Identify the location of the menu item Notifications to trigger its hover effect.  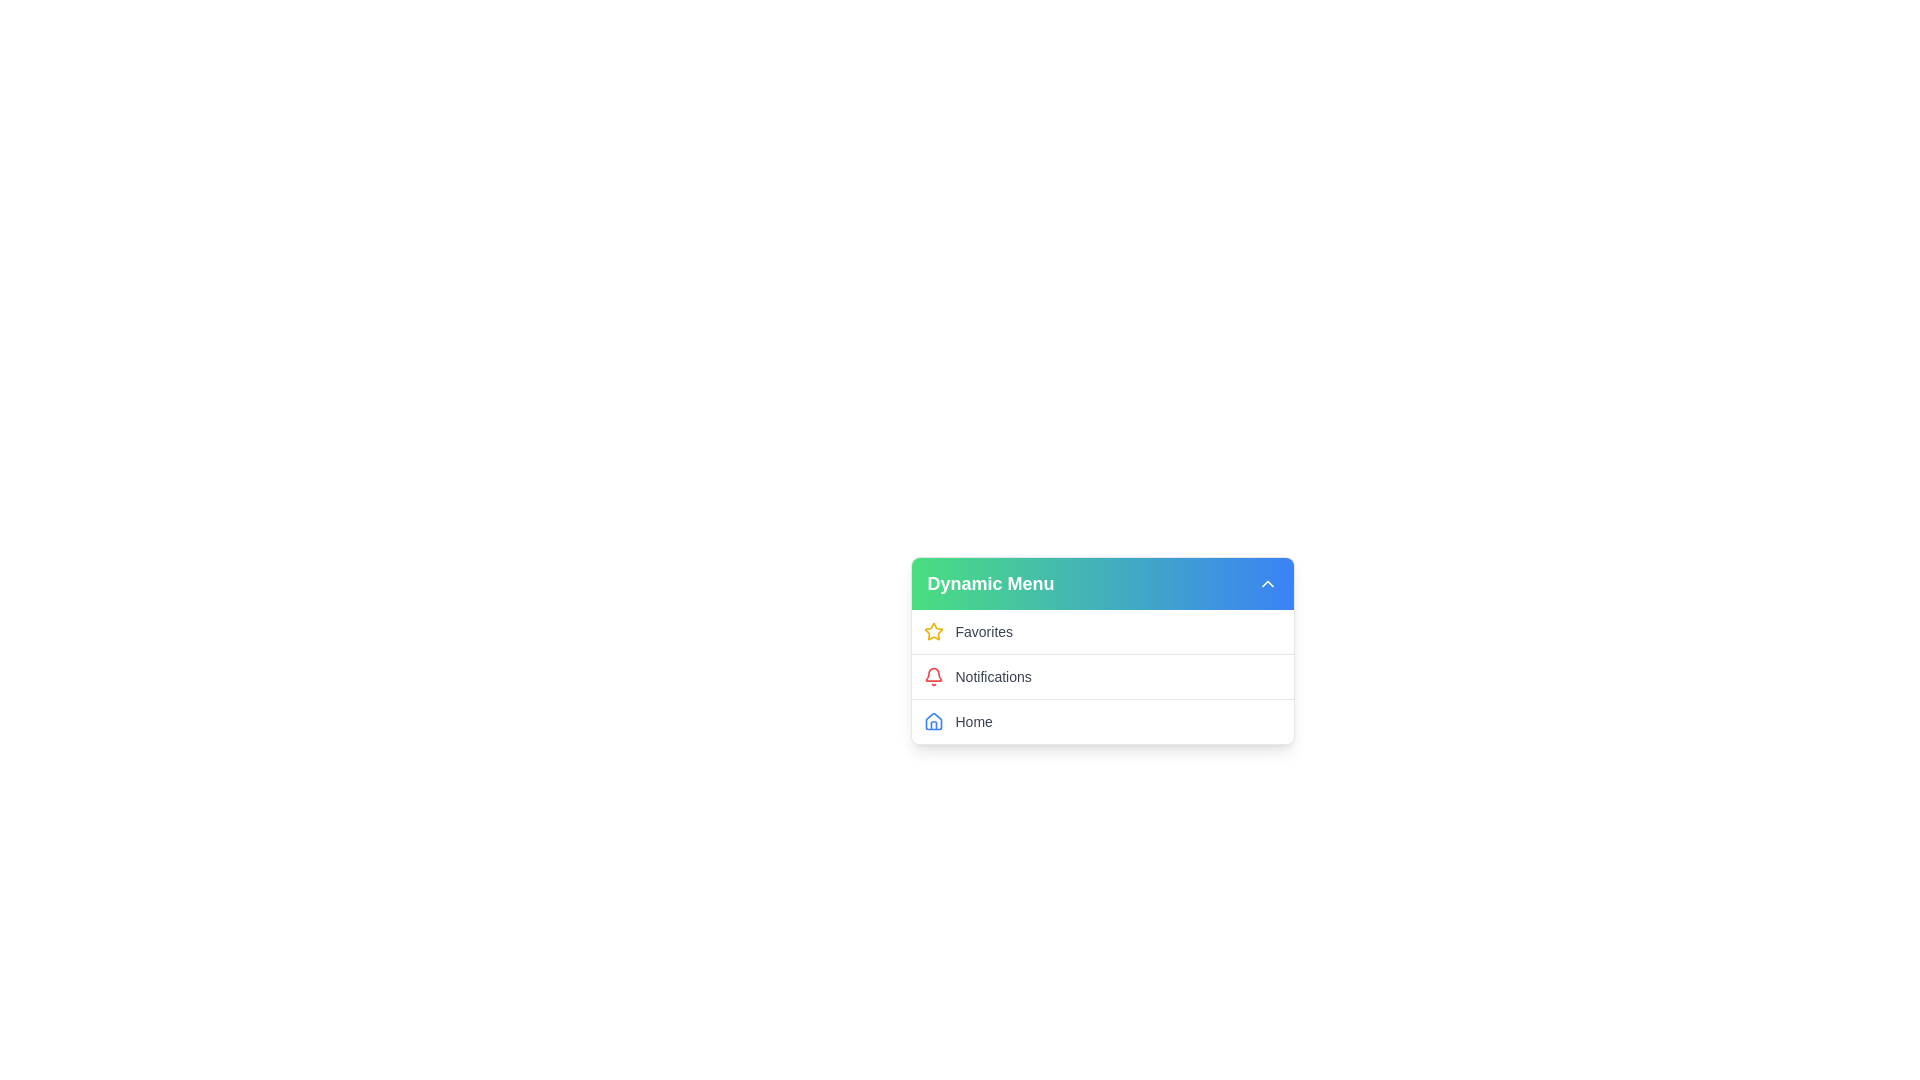
(1101, 675).